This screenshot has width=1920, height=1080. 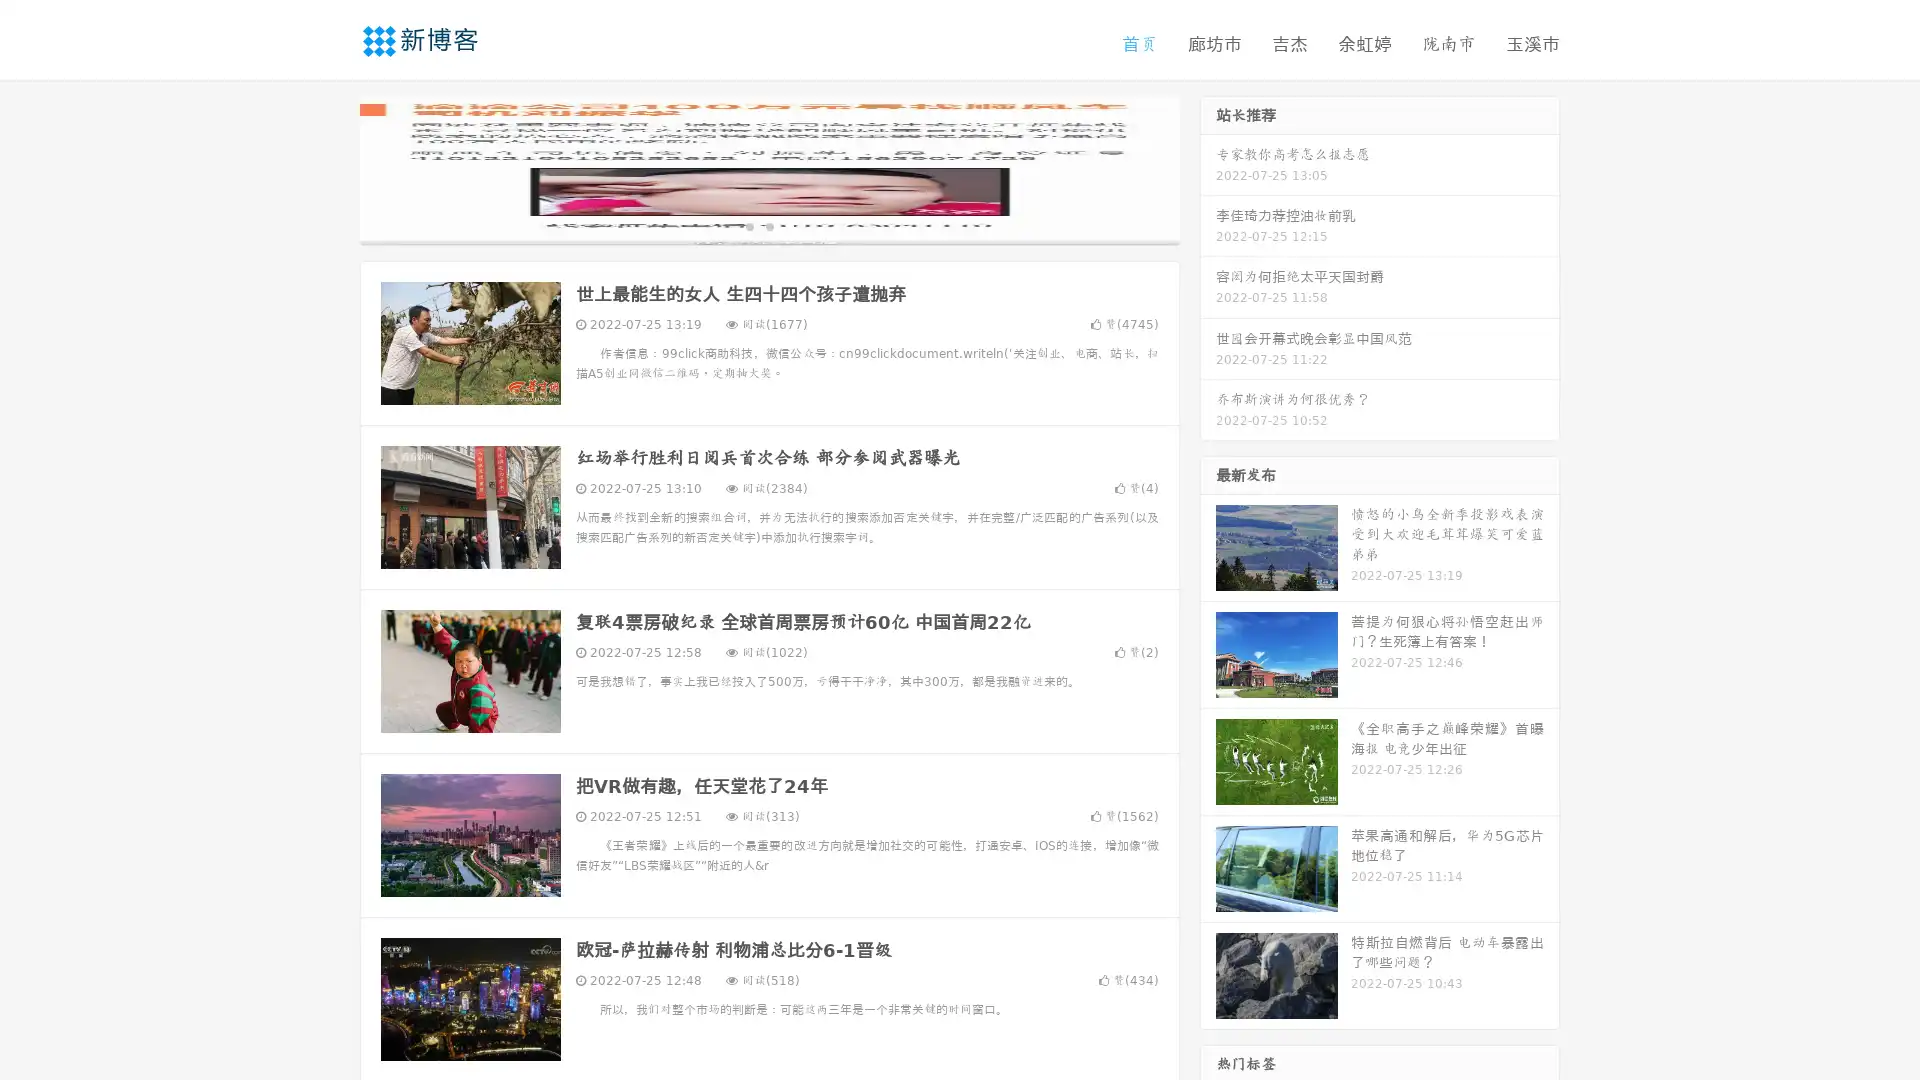 What do you see at coordinates (768, 225) in the screenshot?
I see `Go to slide 2` at bounding box center [768, 225].